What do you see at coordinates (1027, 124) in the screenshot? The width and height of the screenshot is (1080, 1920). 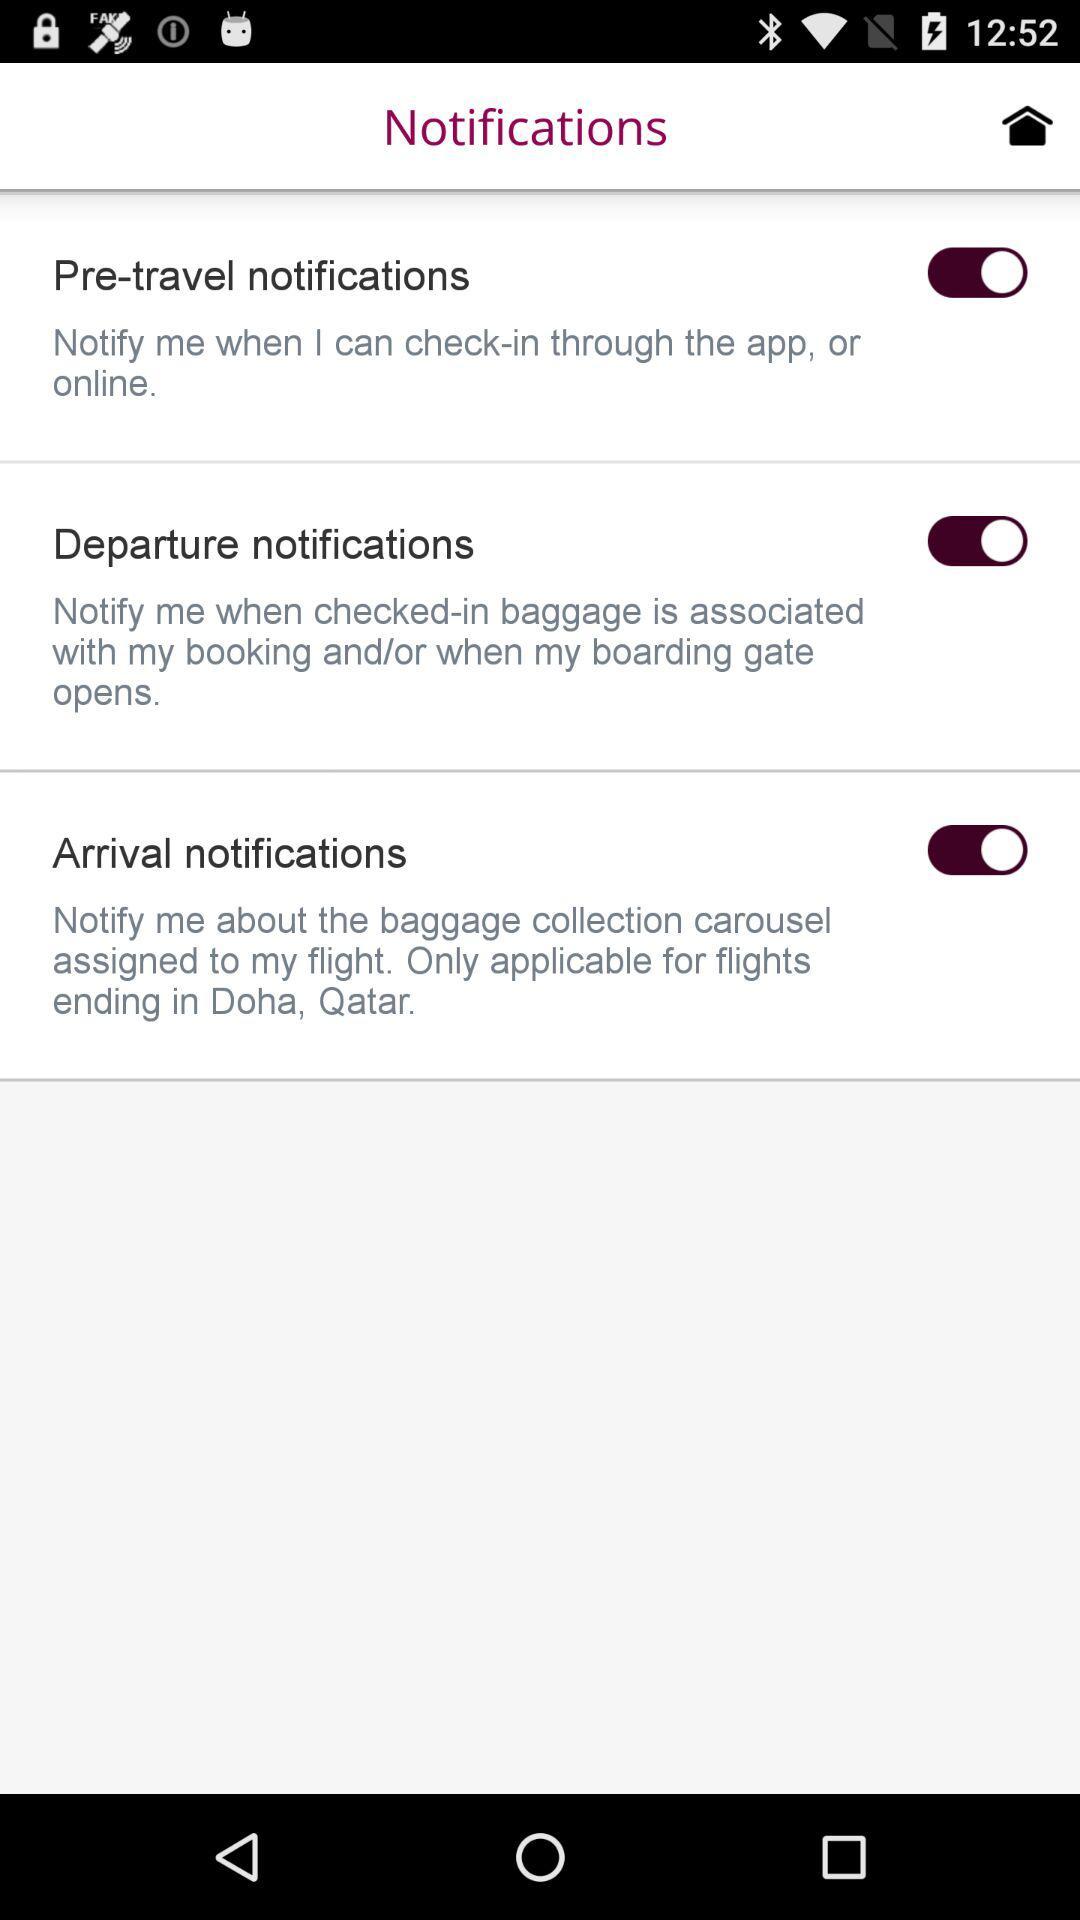 I see `home page` at bounding box center [1027, 124].